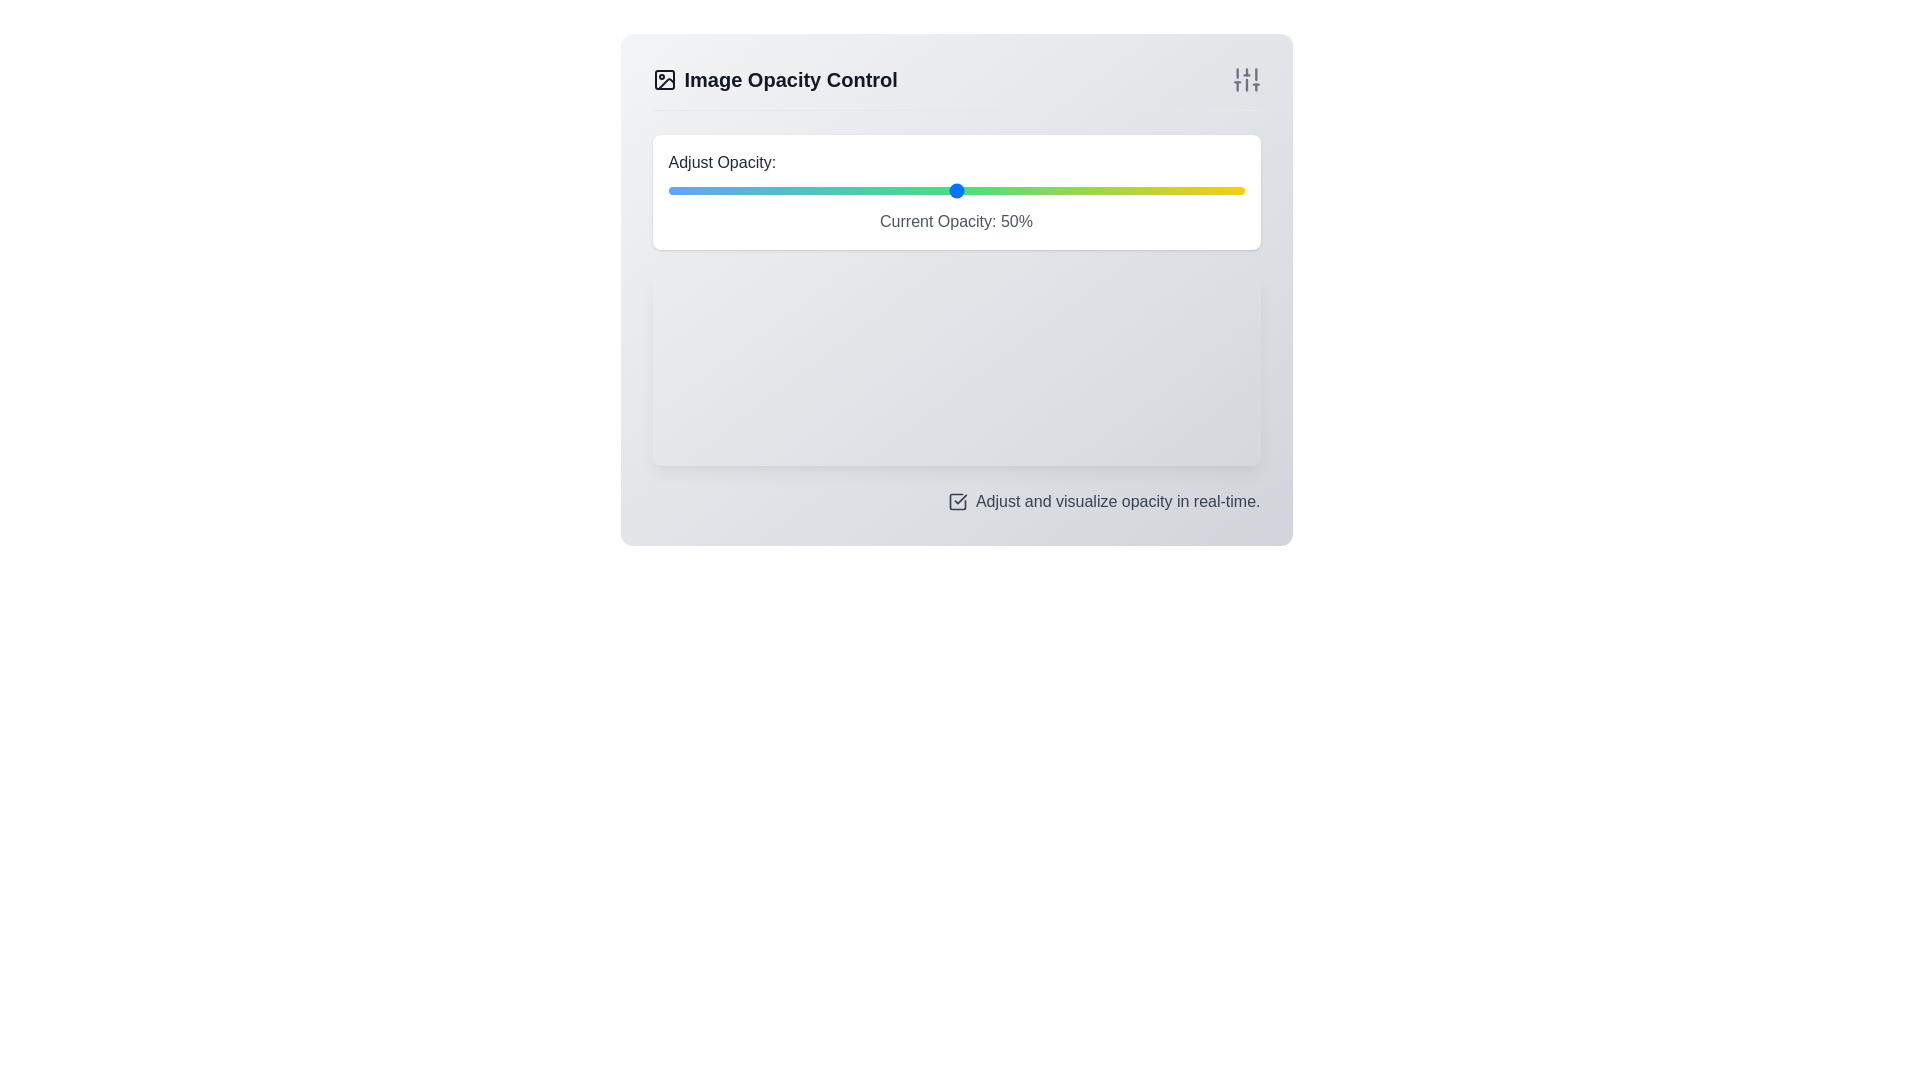 The width and height of the screenshot is (1920, 1080). Describe the element at coordinates (956, 500) in the screenshot. I see `the checkbox element, which is a square icon with a checkmark inside it, located near the bottom of the interface to the left of the text 'Adjust and visualize opacity in real-time.'` at that location.